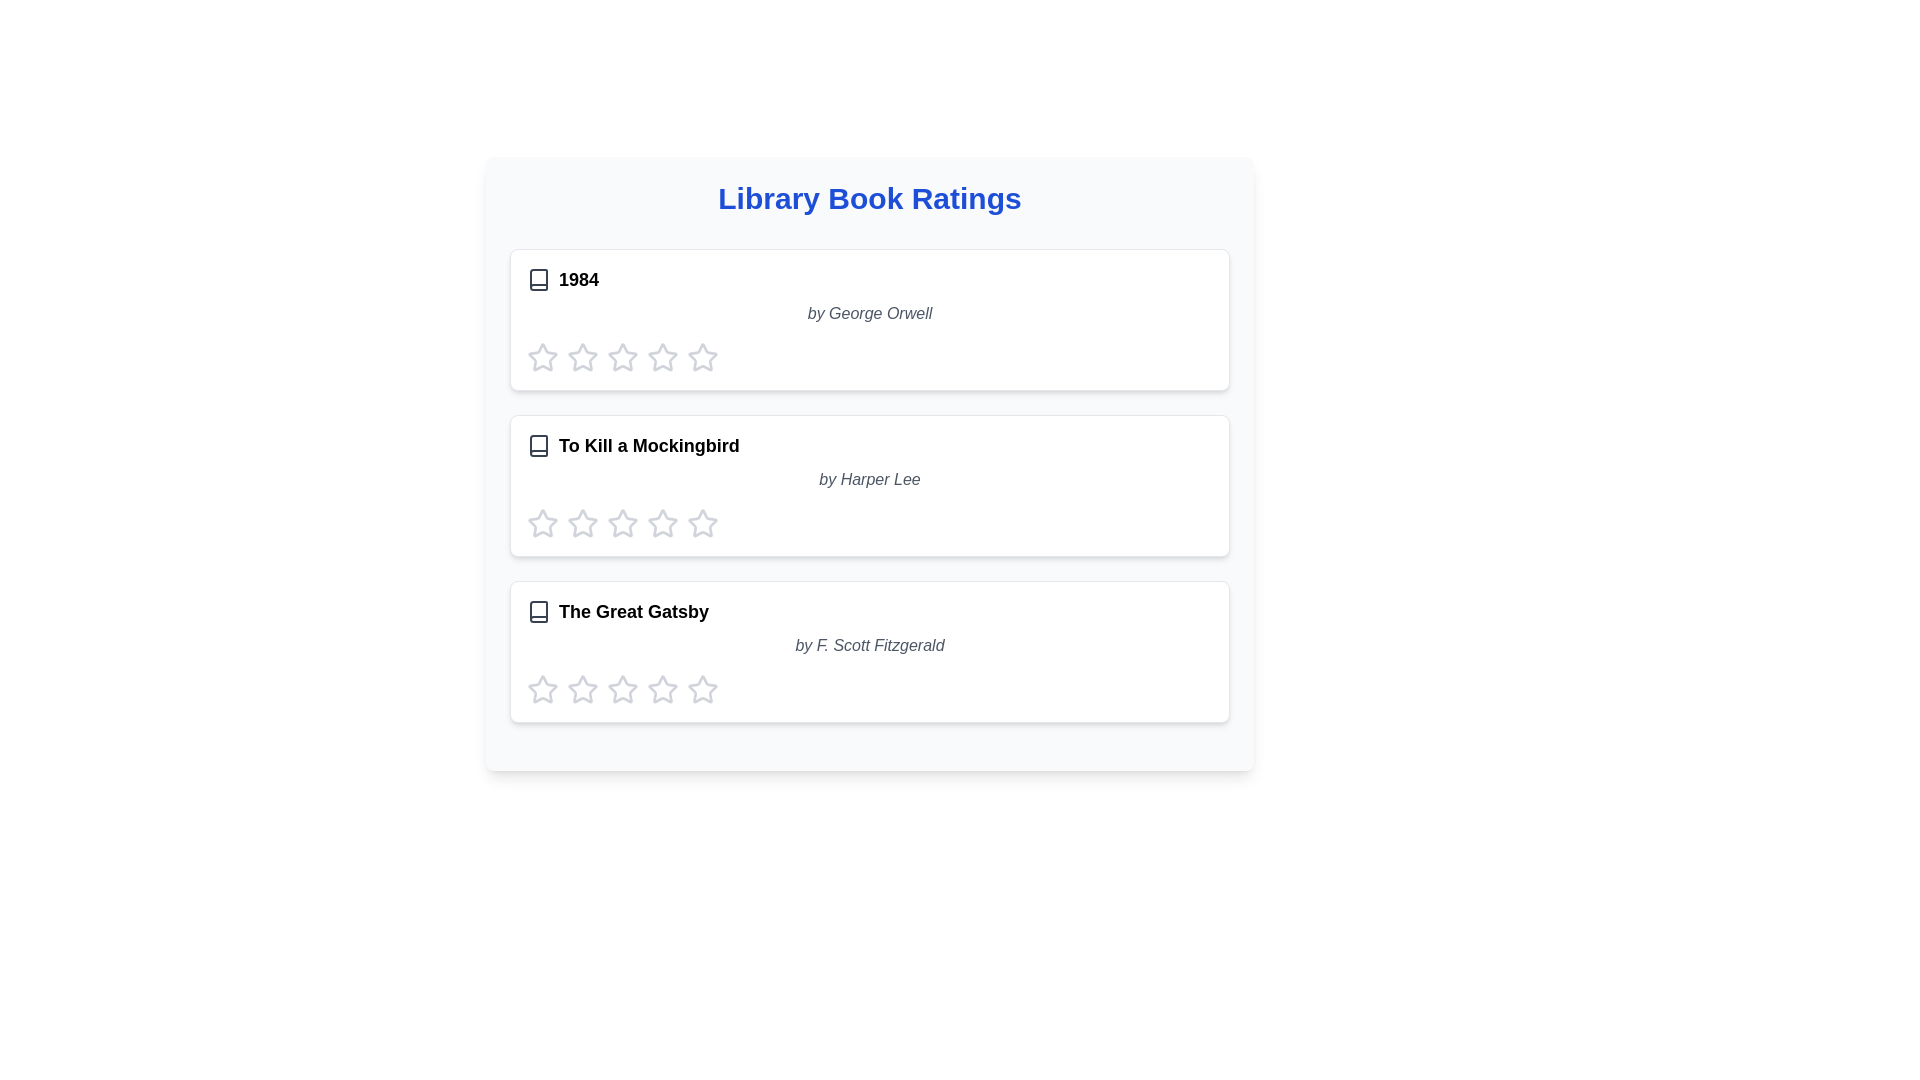  I want to click on the second star in the rating row for 'To Kill a Mockingbird', so click(622, 522).